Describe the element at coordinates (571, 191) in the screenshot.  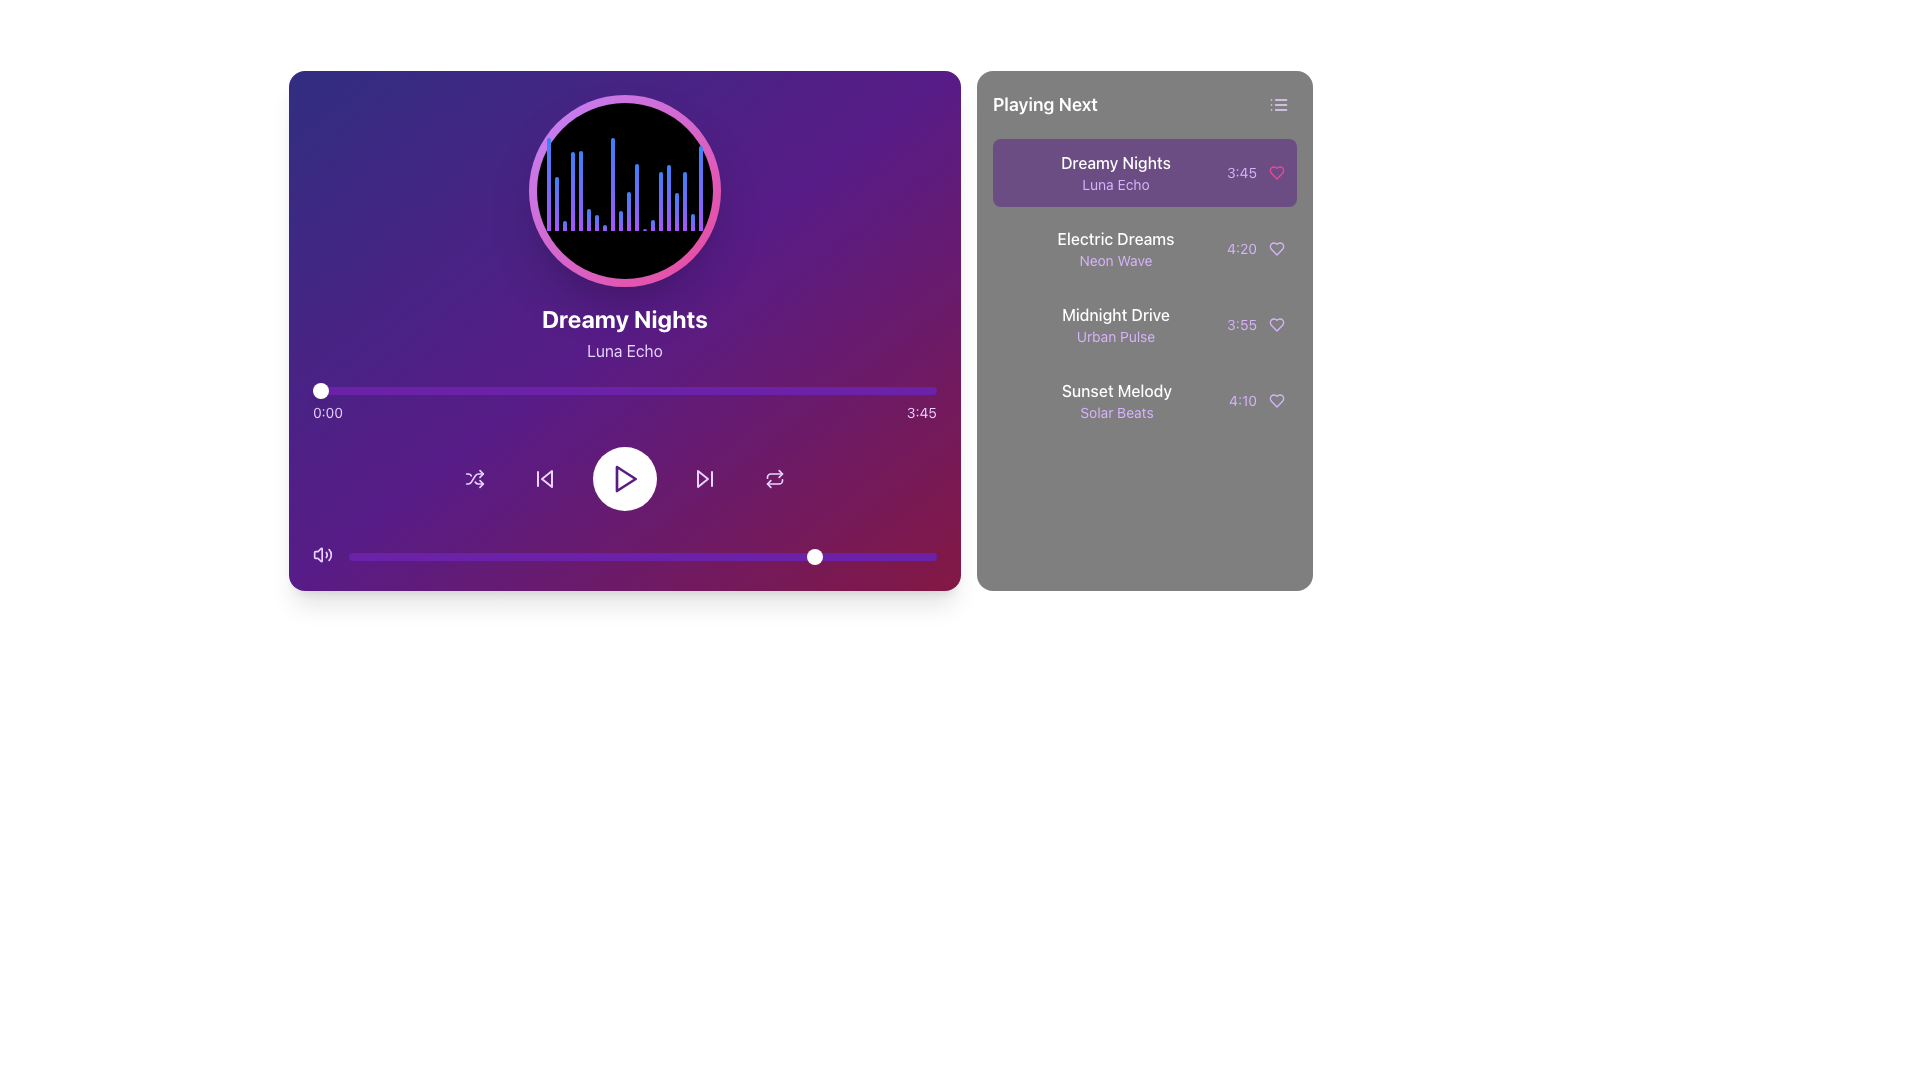
I see `the fourth progress or audio level bar, which visually indicates audio levels above the audio control panel of the music player interface` at that location.